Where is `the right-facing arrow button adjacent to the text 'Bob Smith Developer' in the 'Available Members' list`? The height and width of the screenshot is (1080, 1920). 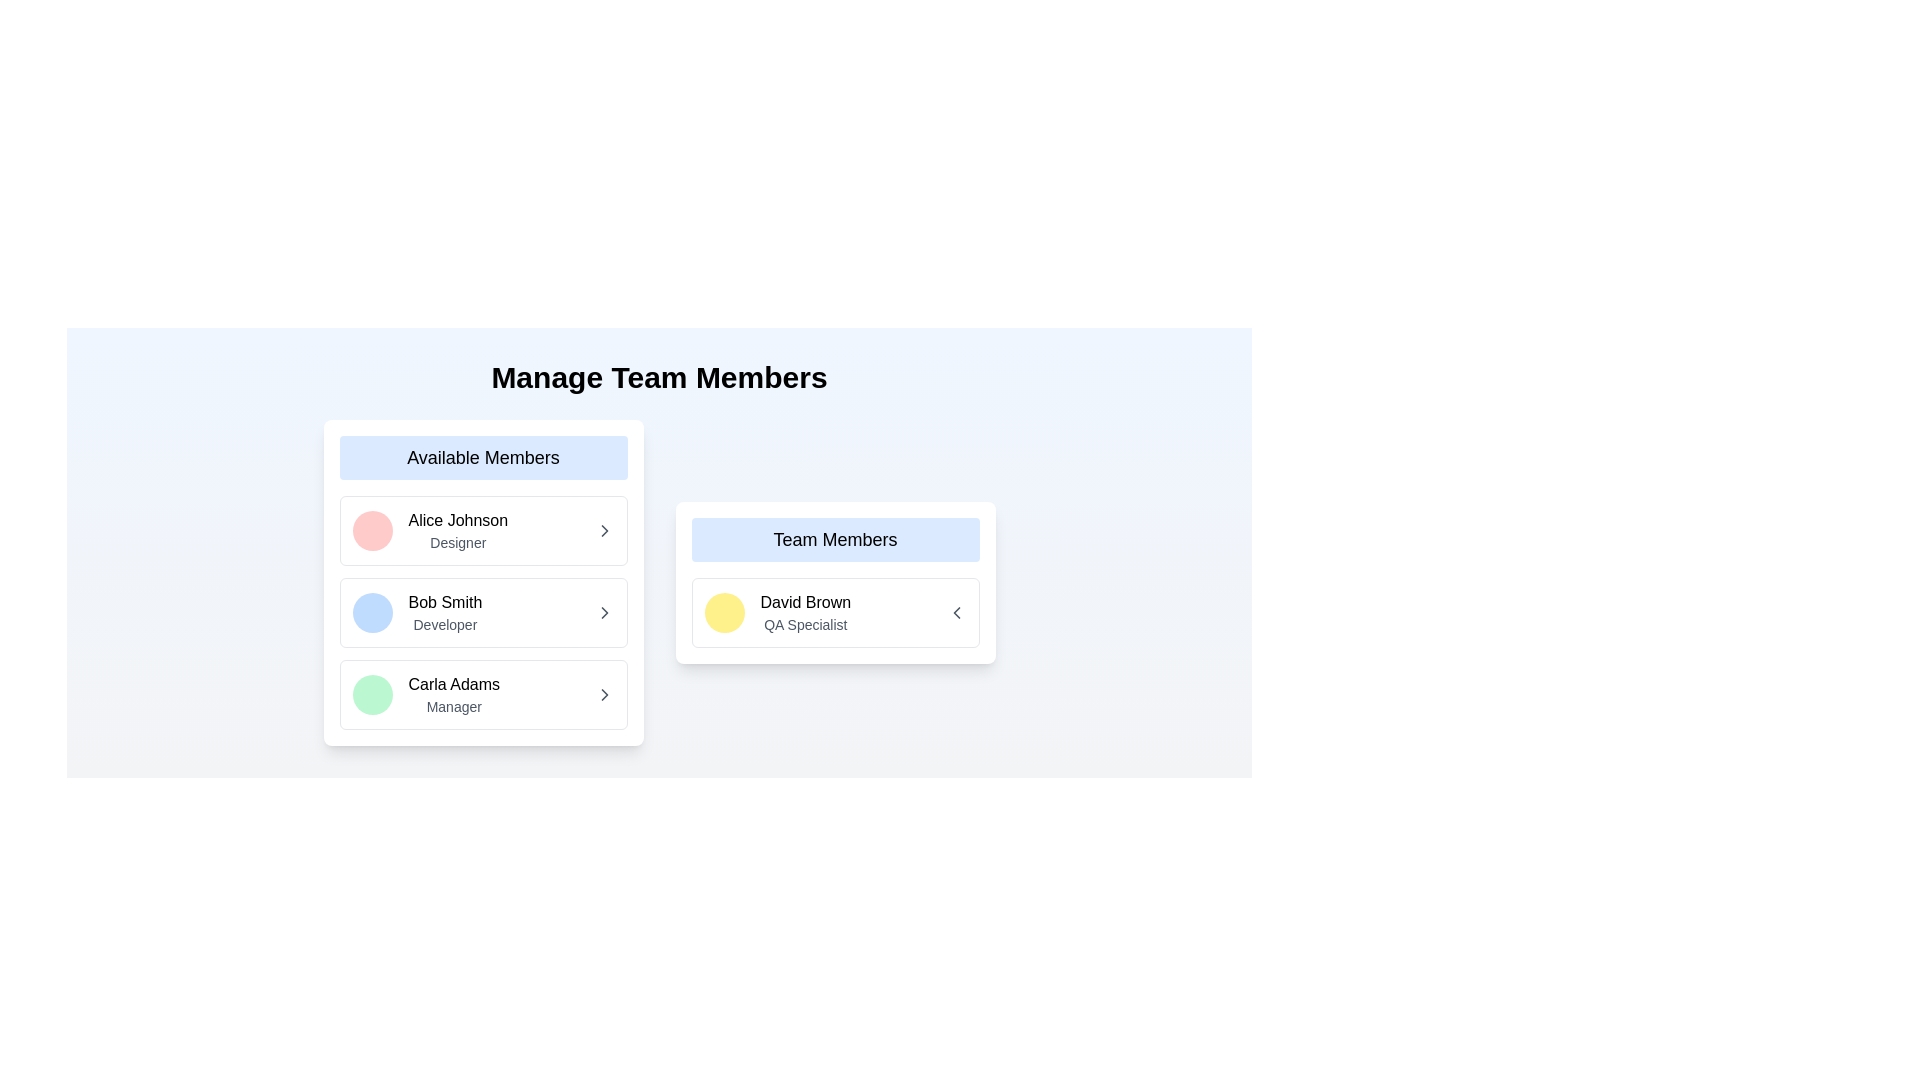
the right-facing arrow button adjacent to the text 'Bob Smith Developer' in the 'Available Members' list is located at coordinates (603, 612).